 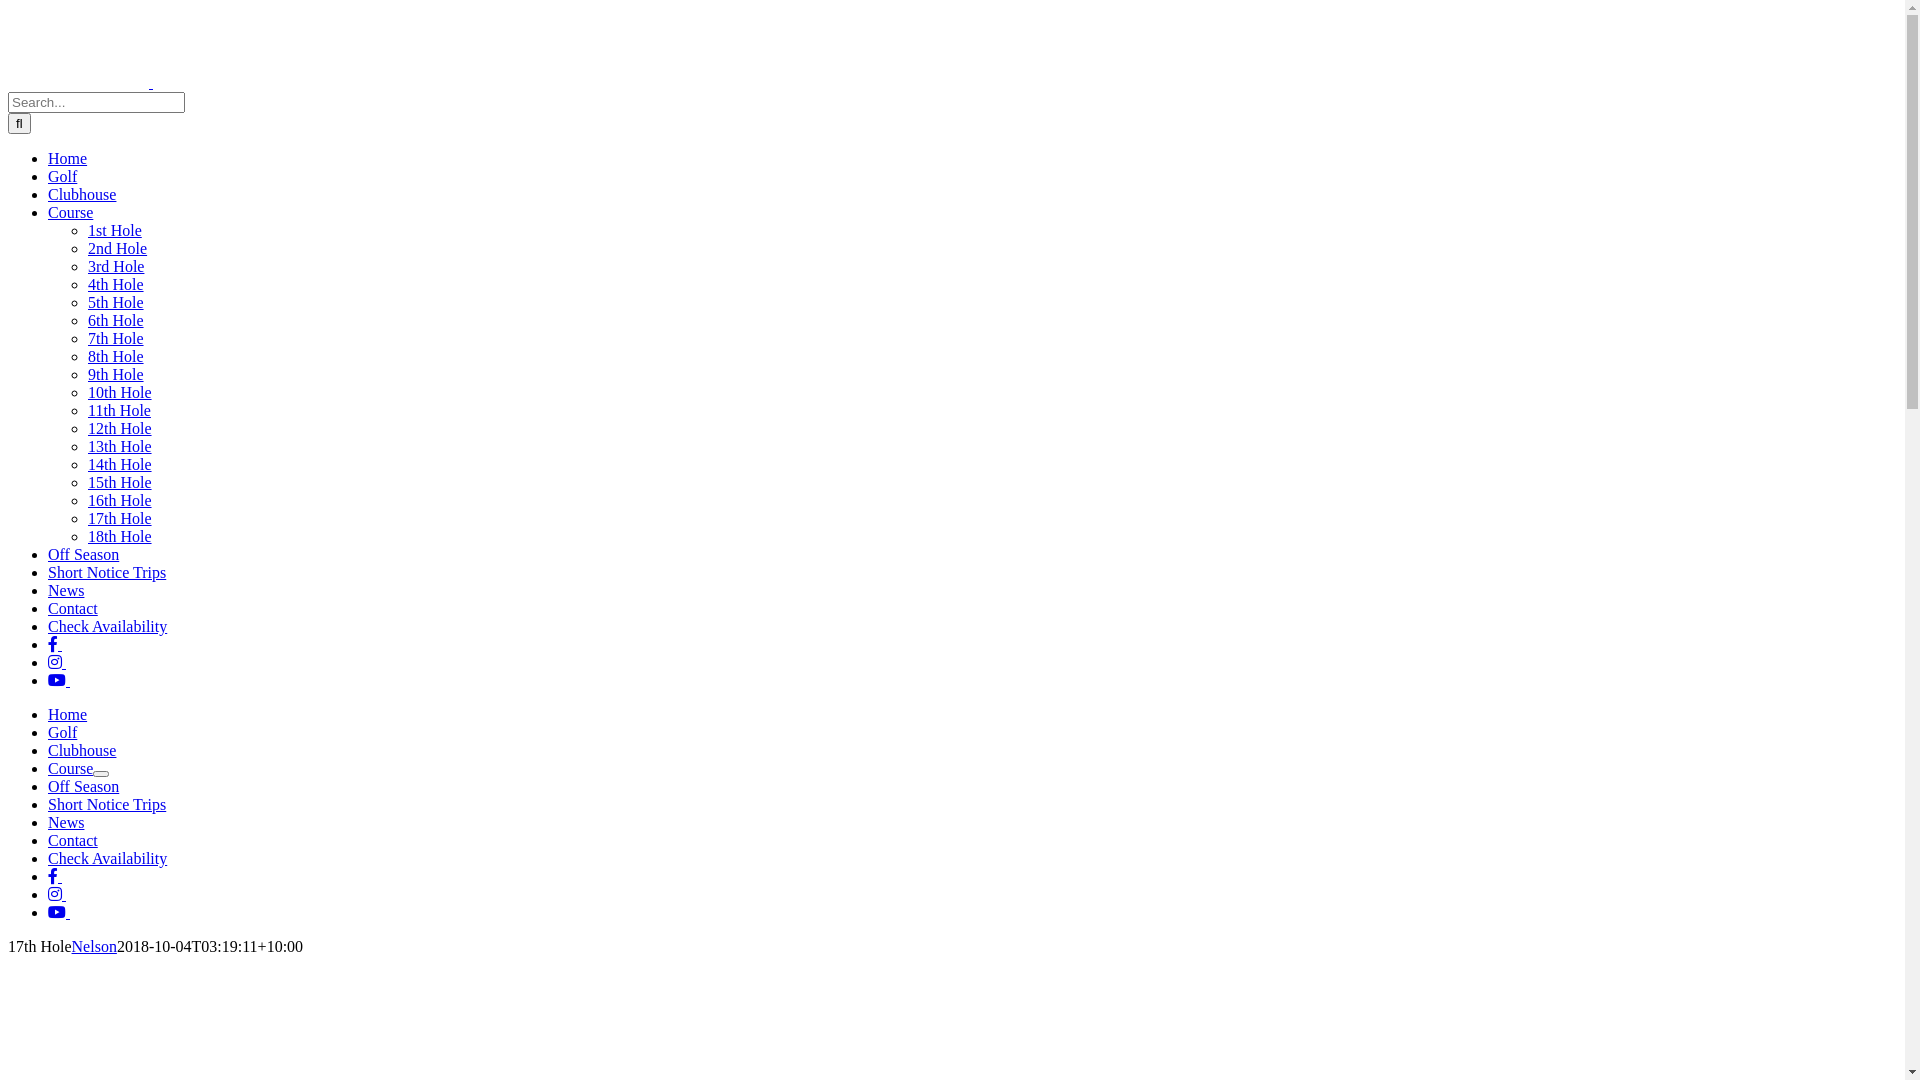 What do you see at coordinates (114, 337) in the screenshot?
I see `'7th Hole'` at bounding box center [114, 337].